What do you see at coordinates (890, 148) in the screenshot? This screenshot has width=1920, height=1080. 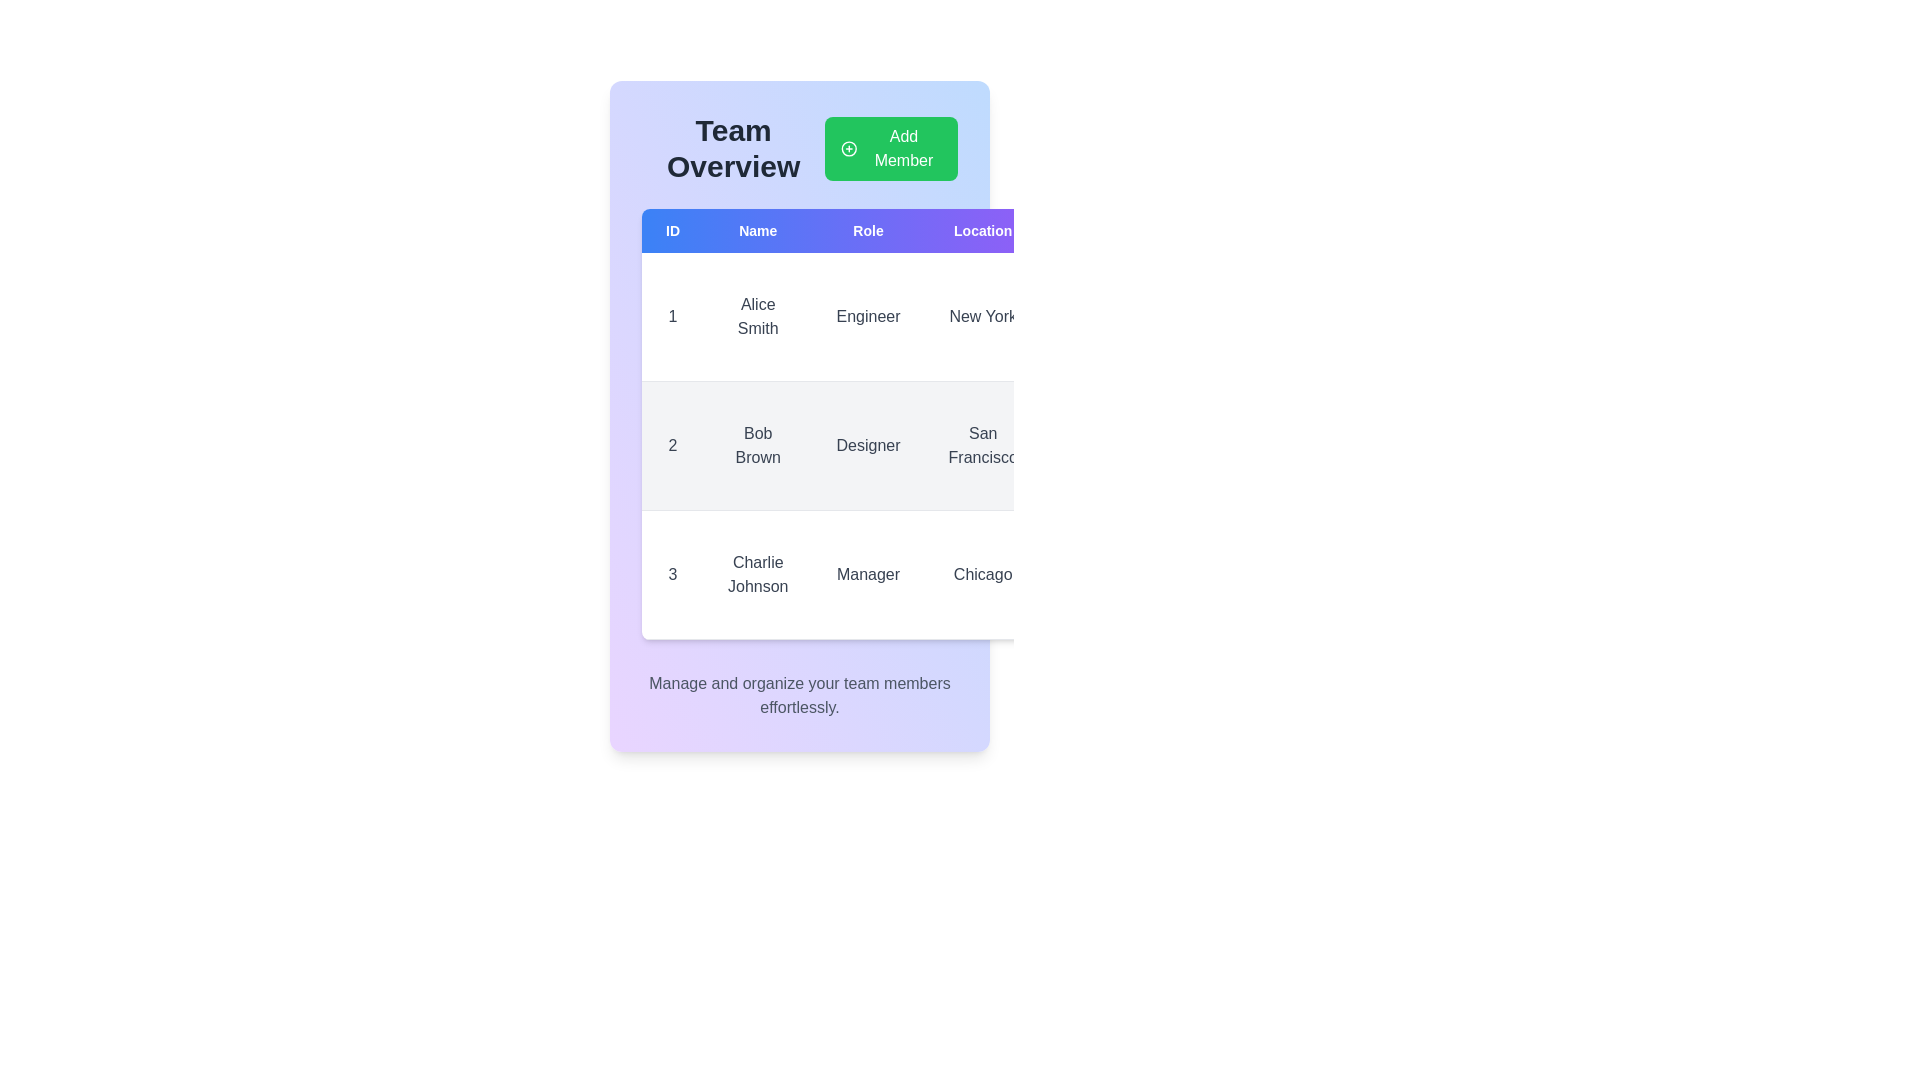 I see `the 'Add Member' button, which is a vibrant green rectangular button with rounded corners located in the upper-right corner of the 'Team Overview' section` at bounding box center [890, 148].